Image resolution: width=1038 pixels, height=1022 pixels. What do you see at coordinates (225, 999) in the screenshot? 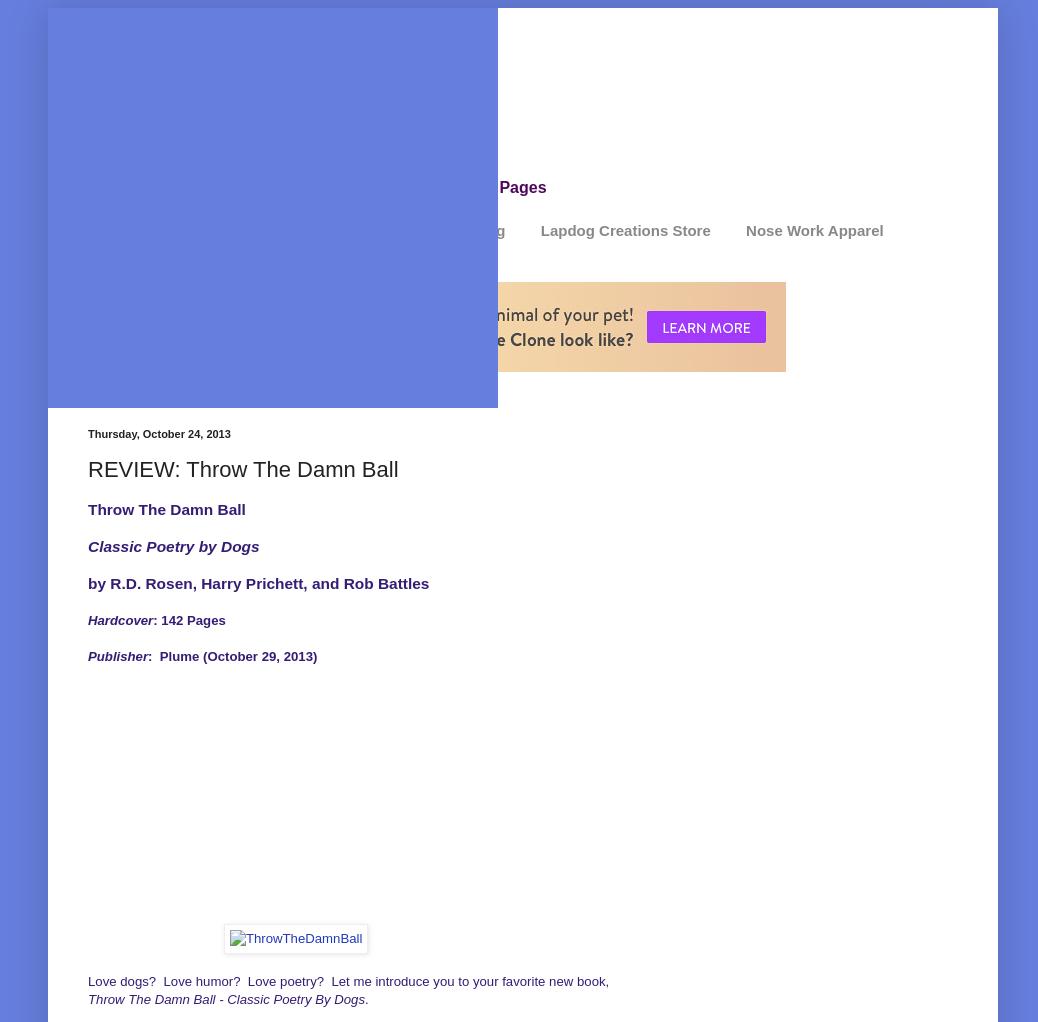
I see `'Throw The Damn Ball - Classic Poetry By Dogs'` at bounding box center [225, 999].